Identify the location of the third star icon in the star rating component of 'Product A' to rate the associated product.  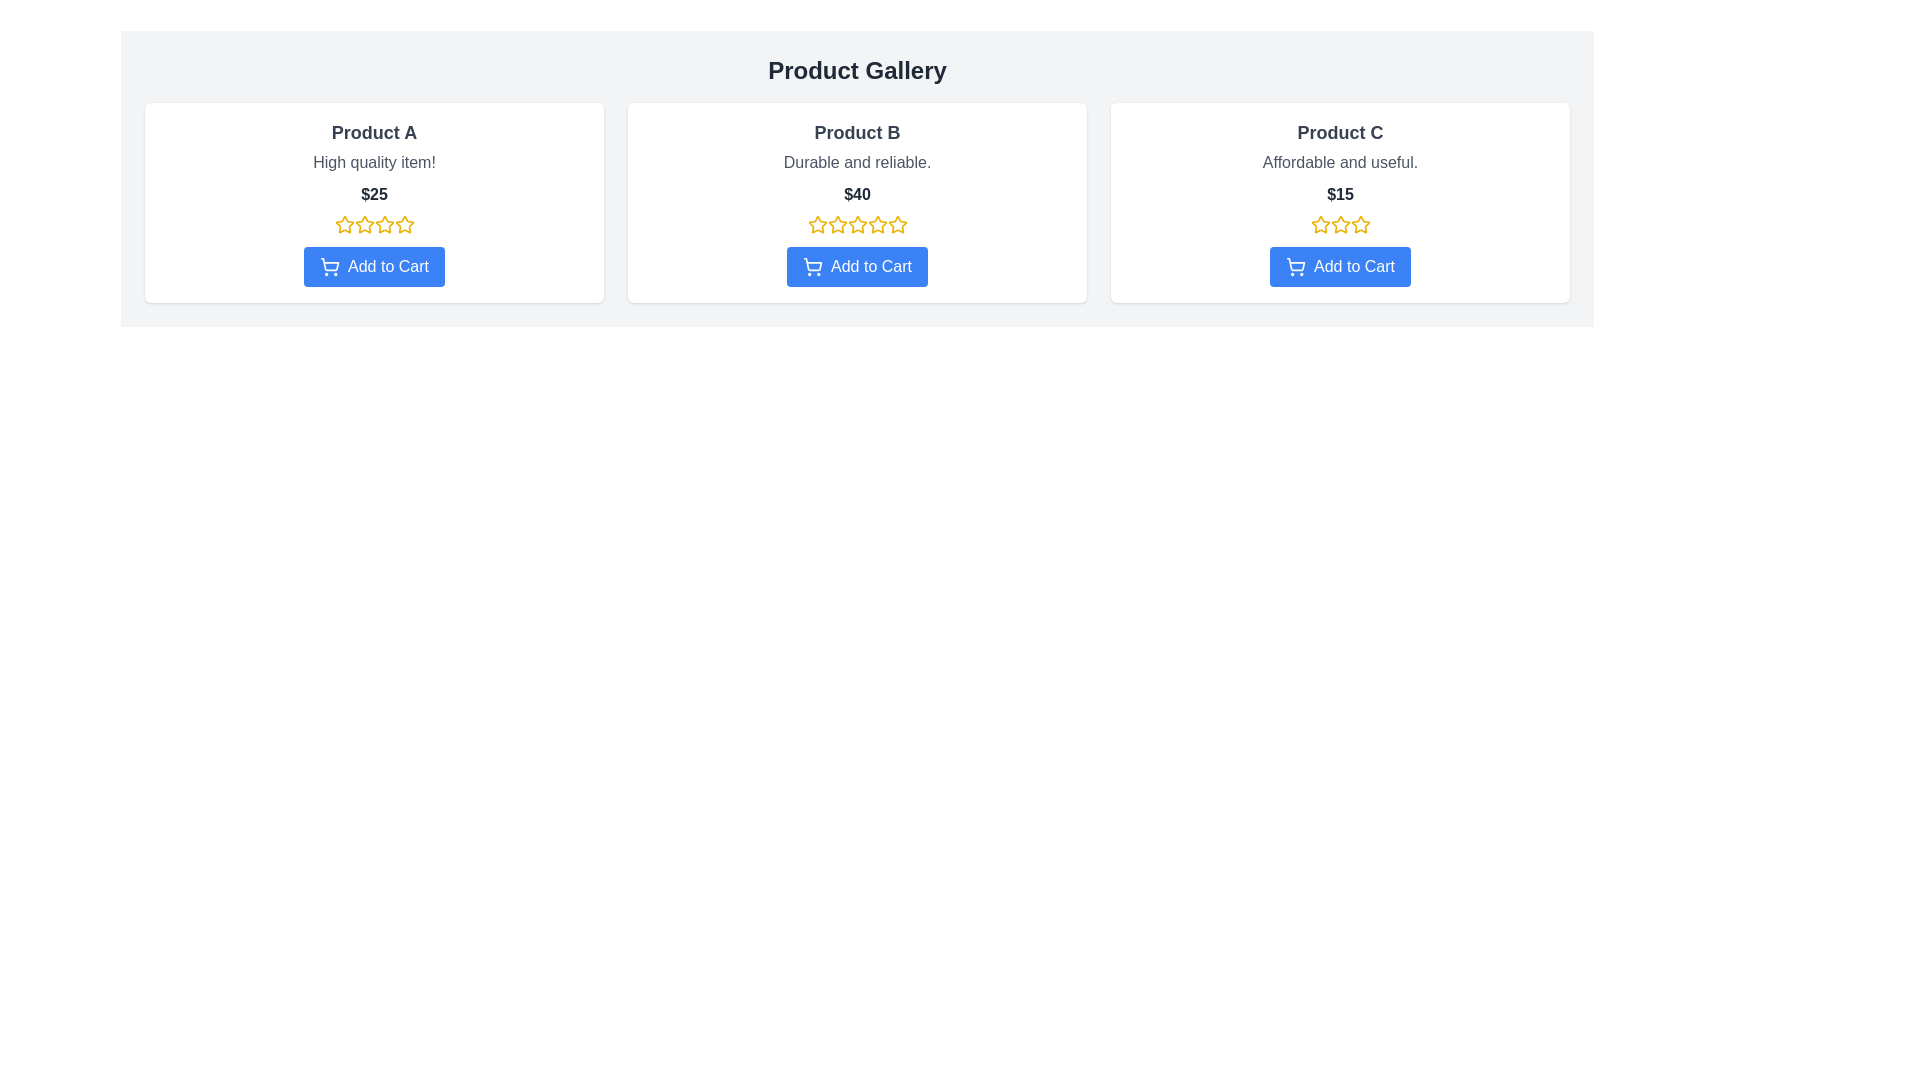
(364, 224).